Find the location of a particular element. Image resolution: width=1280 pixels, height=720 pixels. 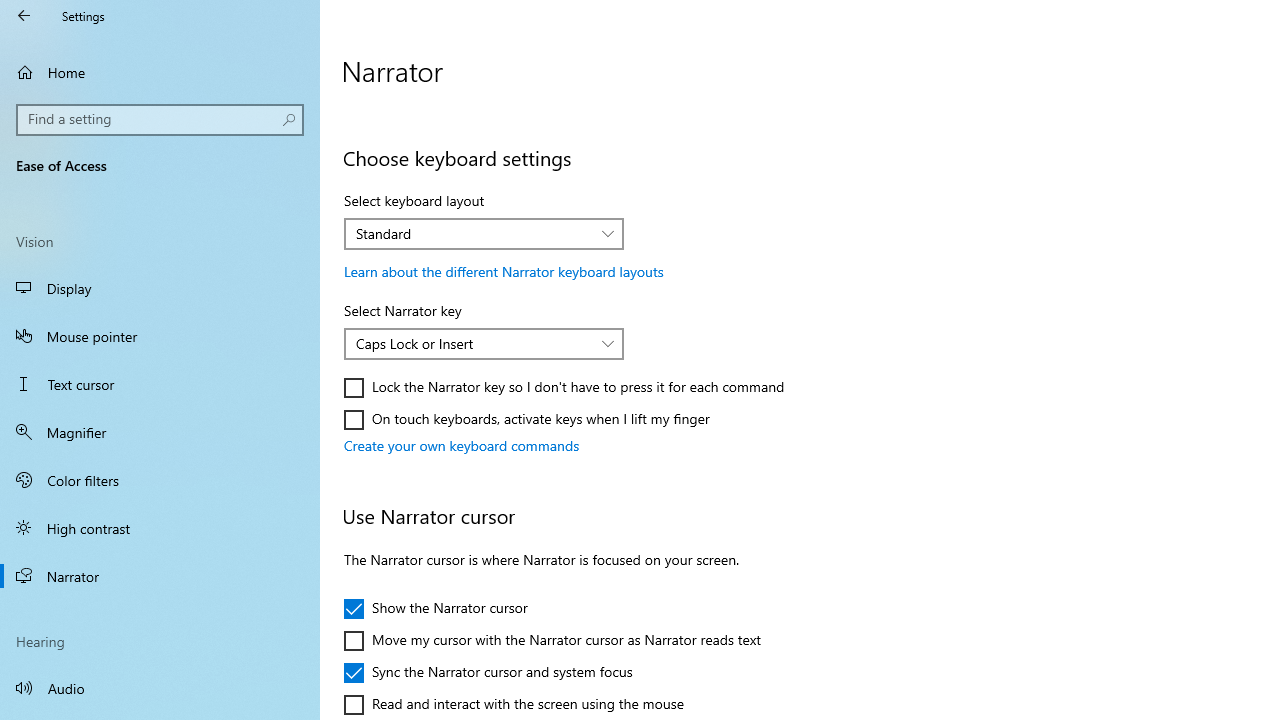

'Narrator' is located at coordinates (160, 576).